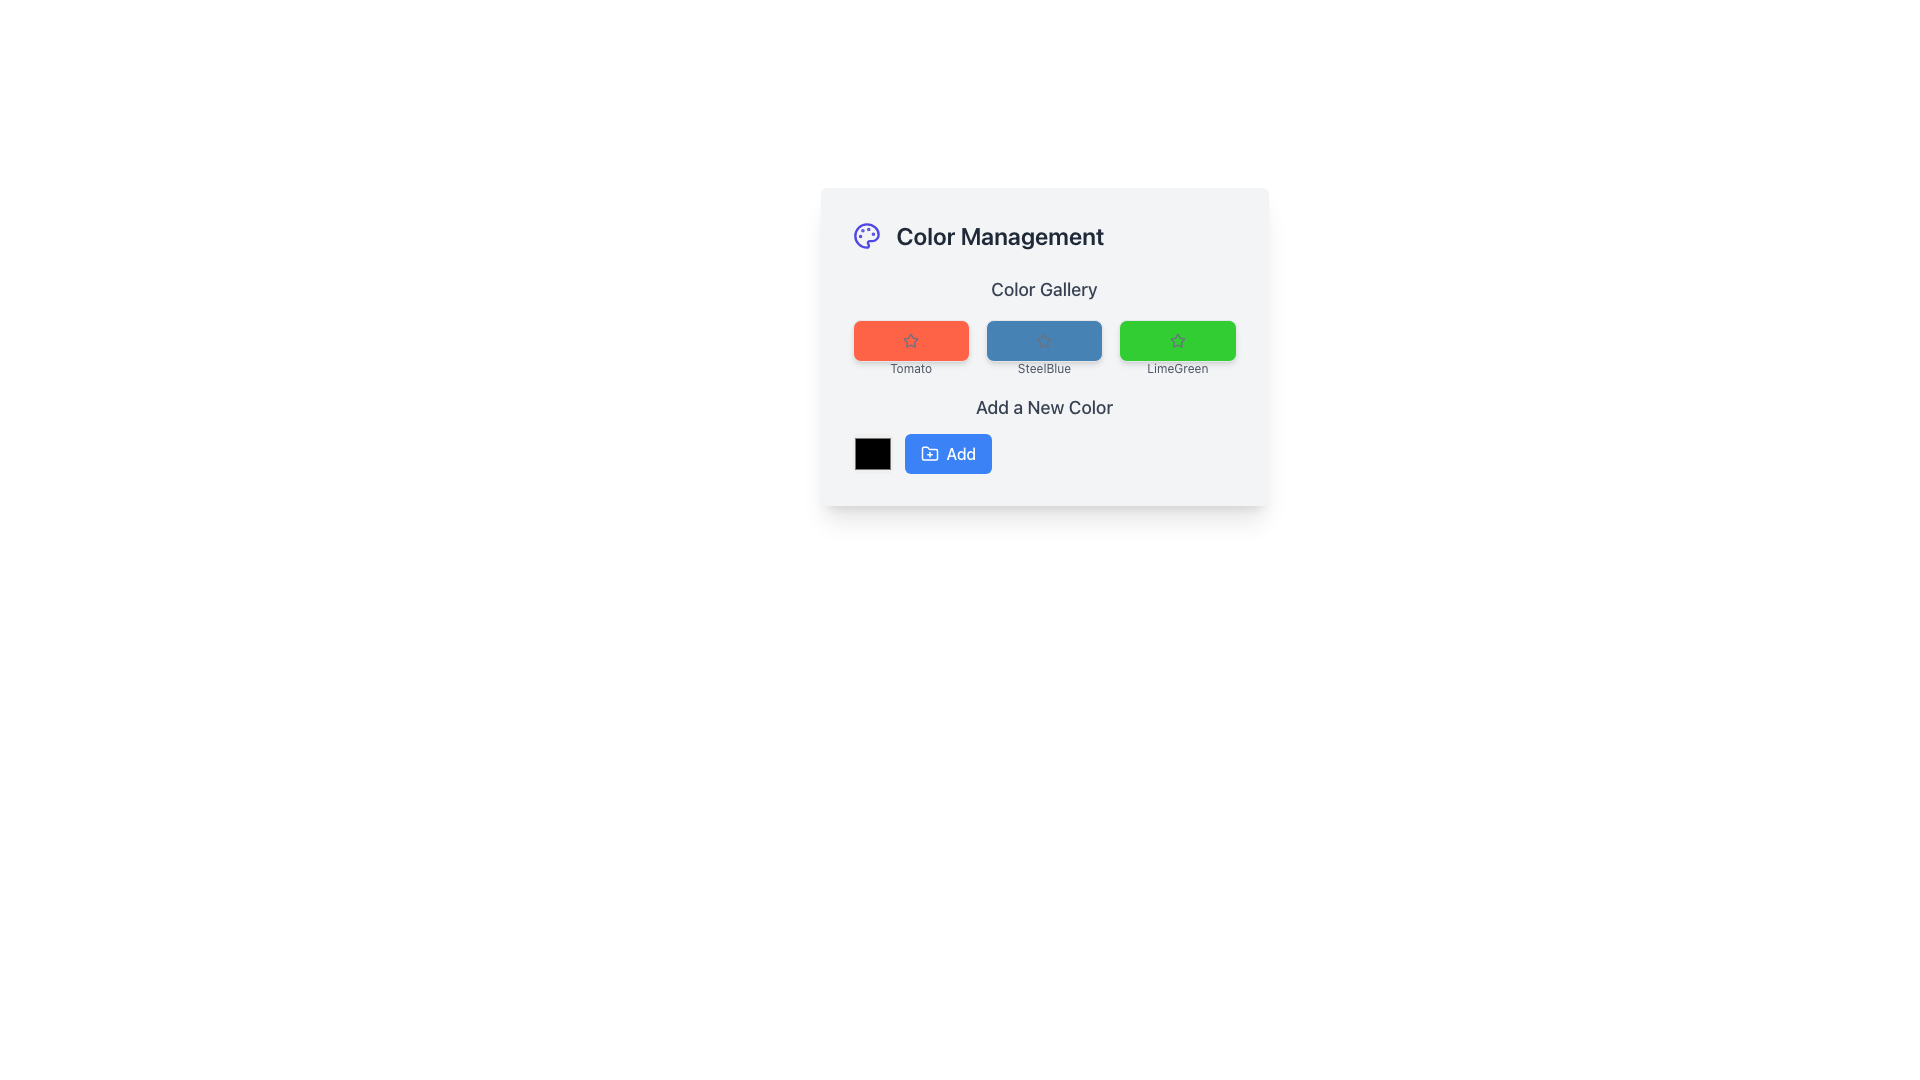 Image resolution: width=1920 pixels, height=1080 pixels. What do you see at coordinates (928, 454) in the screenshot?
I see `the 'Add' icon located inside the button at the bottom portion of the interface, next to the black color preview box, to check for tooltips` at bounding box center [928, 454].